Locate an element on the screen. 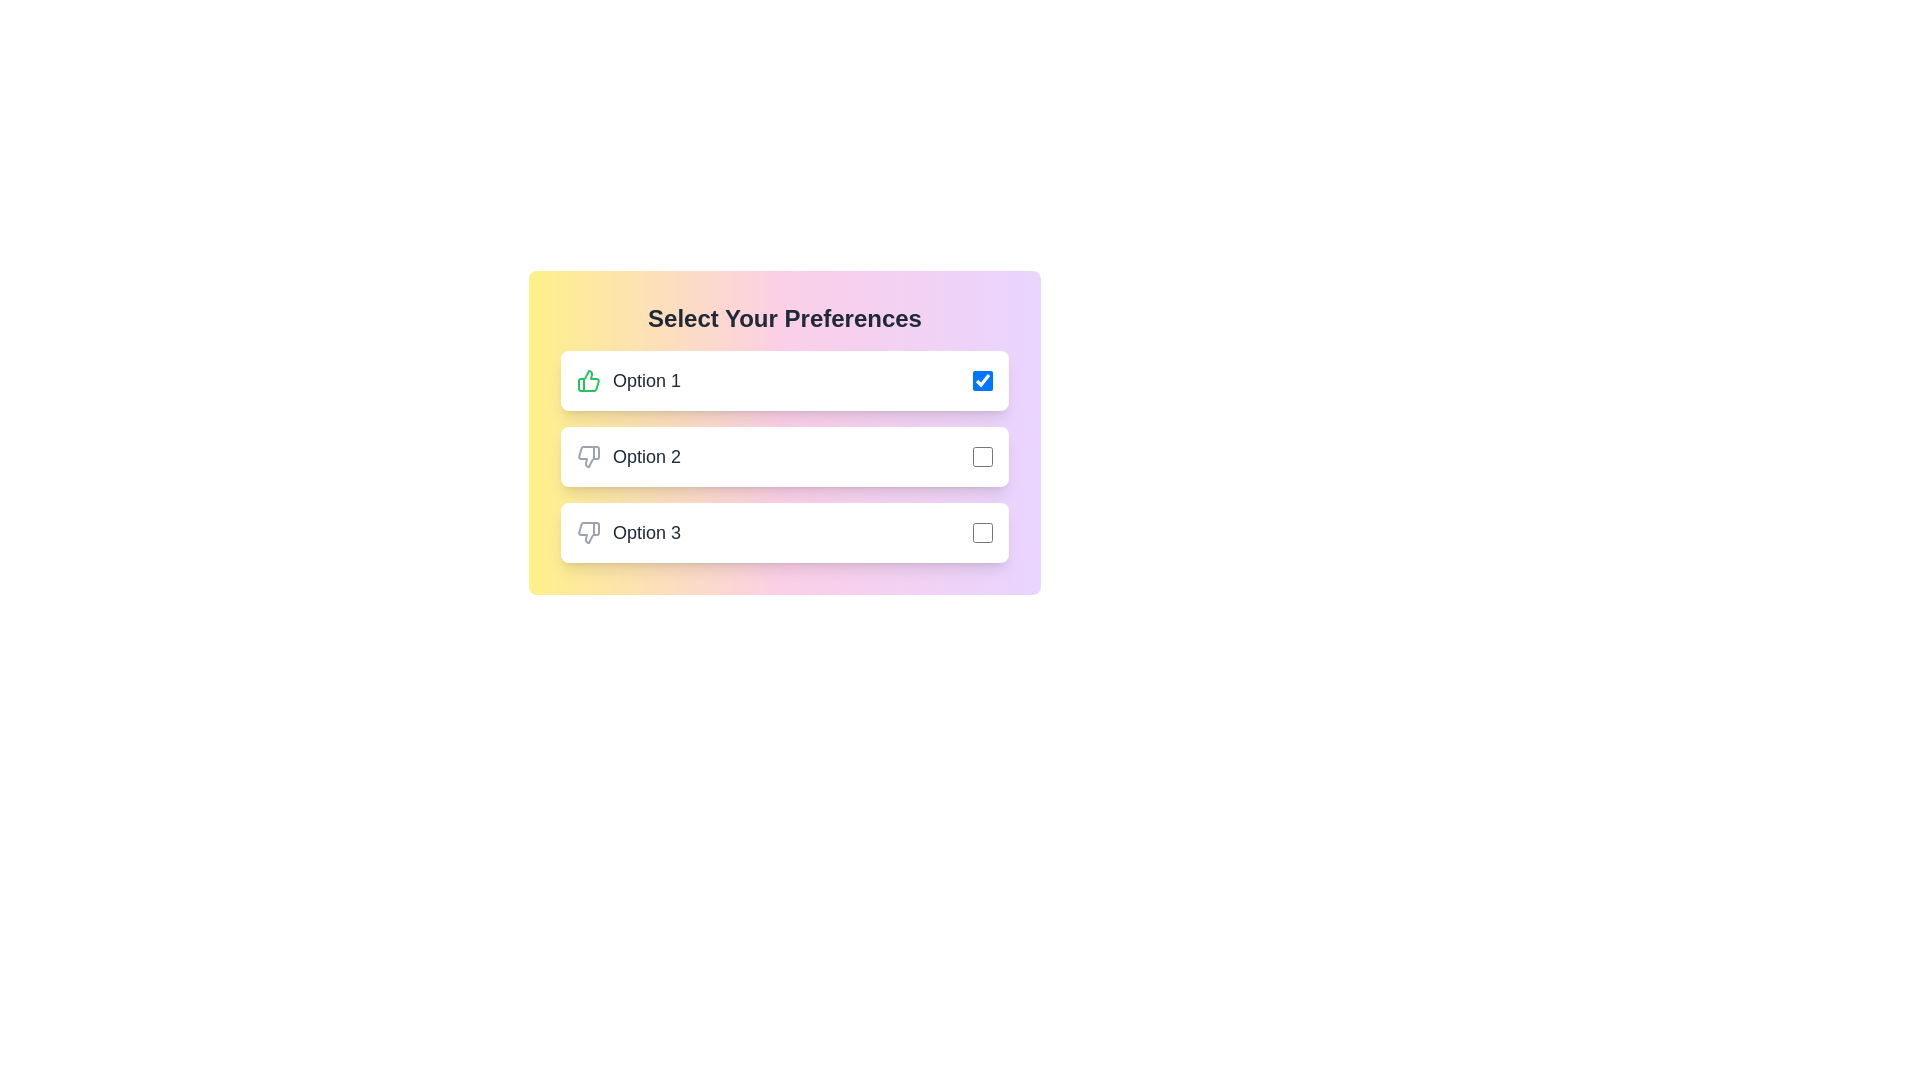 This screenshot has height=1080, width=1920. the thumbs-up SVG icon located to the left of the text label 'Option 1' inside a rounded rectangular white button is located at coordinates (587, 381).